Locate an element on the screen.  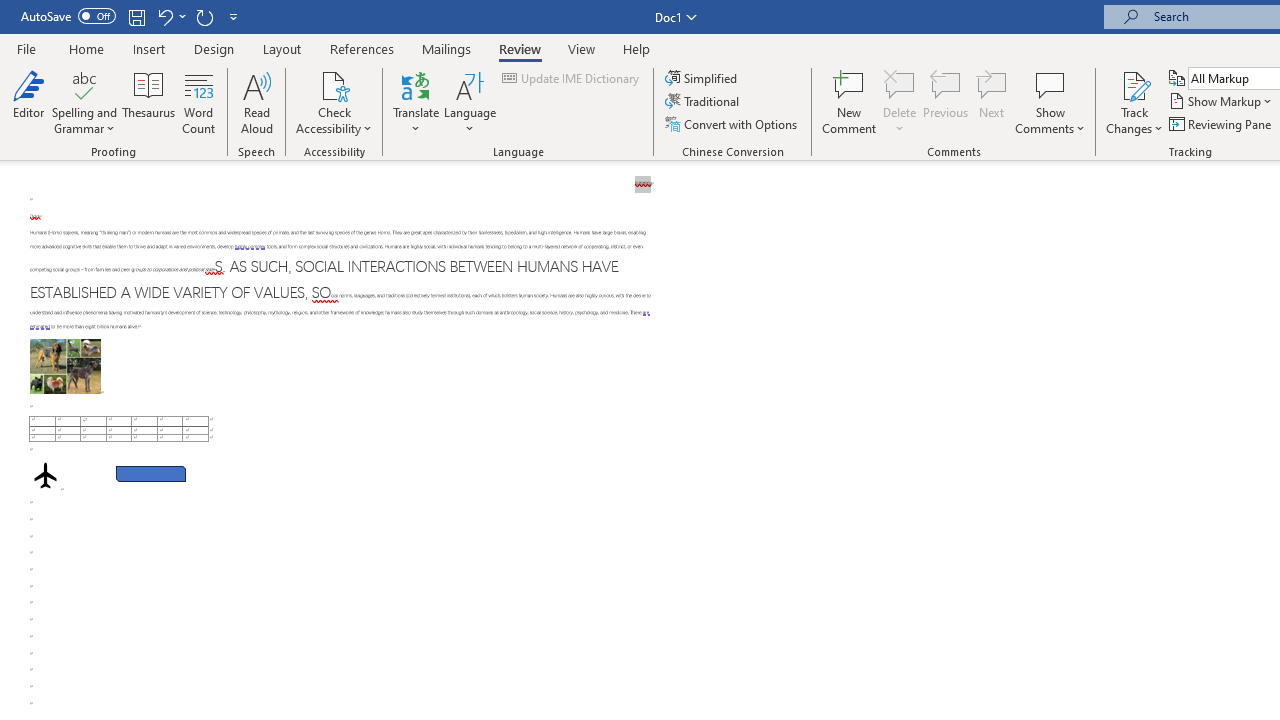
'Review' is located at coordinates (520, 48).